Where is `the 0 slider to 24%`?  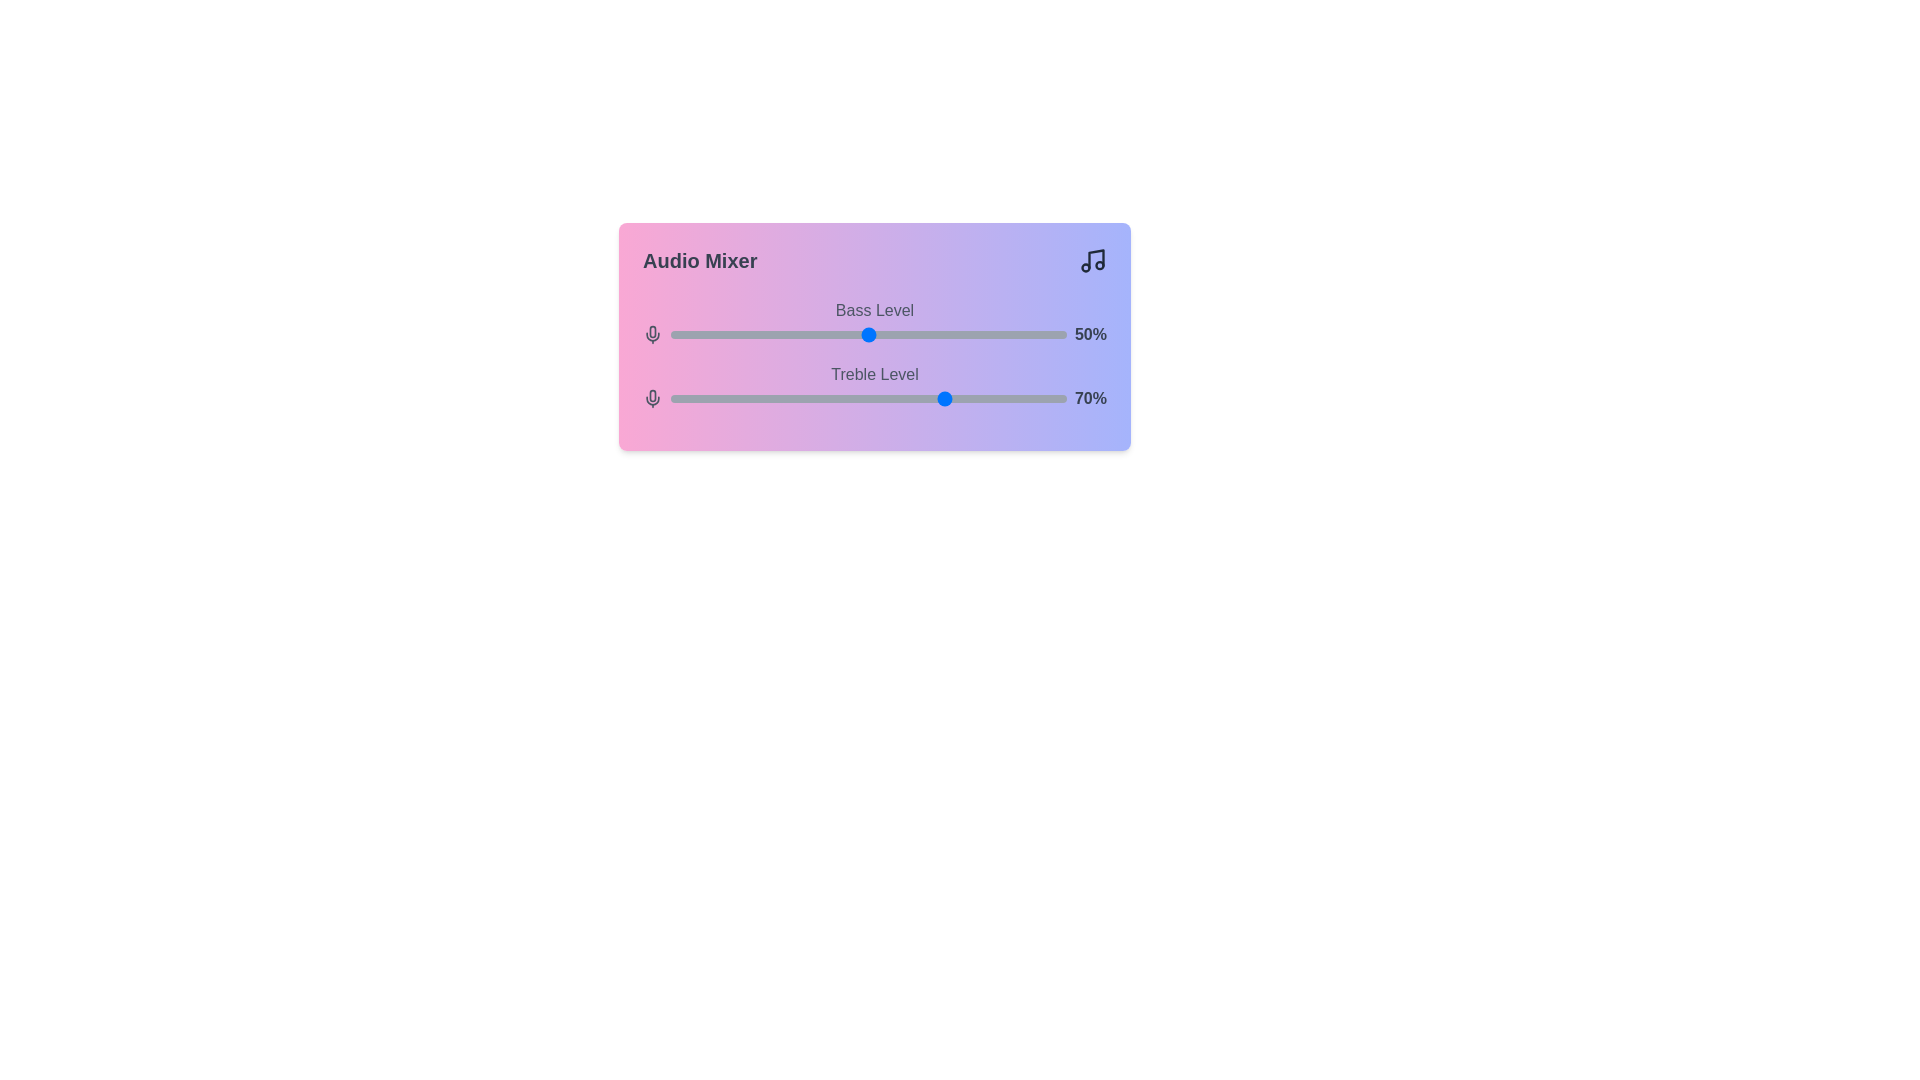
the 0 slider to 24% is located at coordinates (765, 334).